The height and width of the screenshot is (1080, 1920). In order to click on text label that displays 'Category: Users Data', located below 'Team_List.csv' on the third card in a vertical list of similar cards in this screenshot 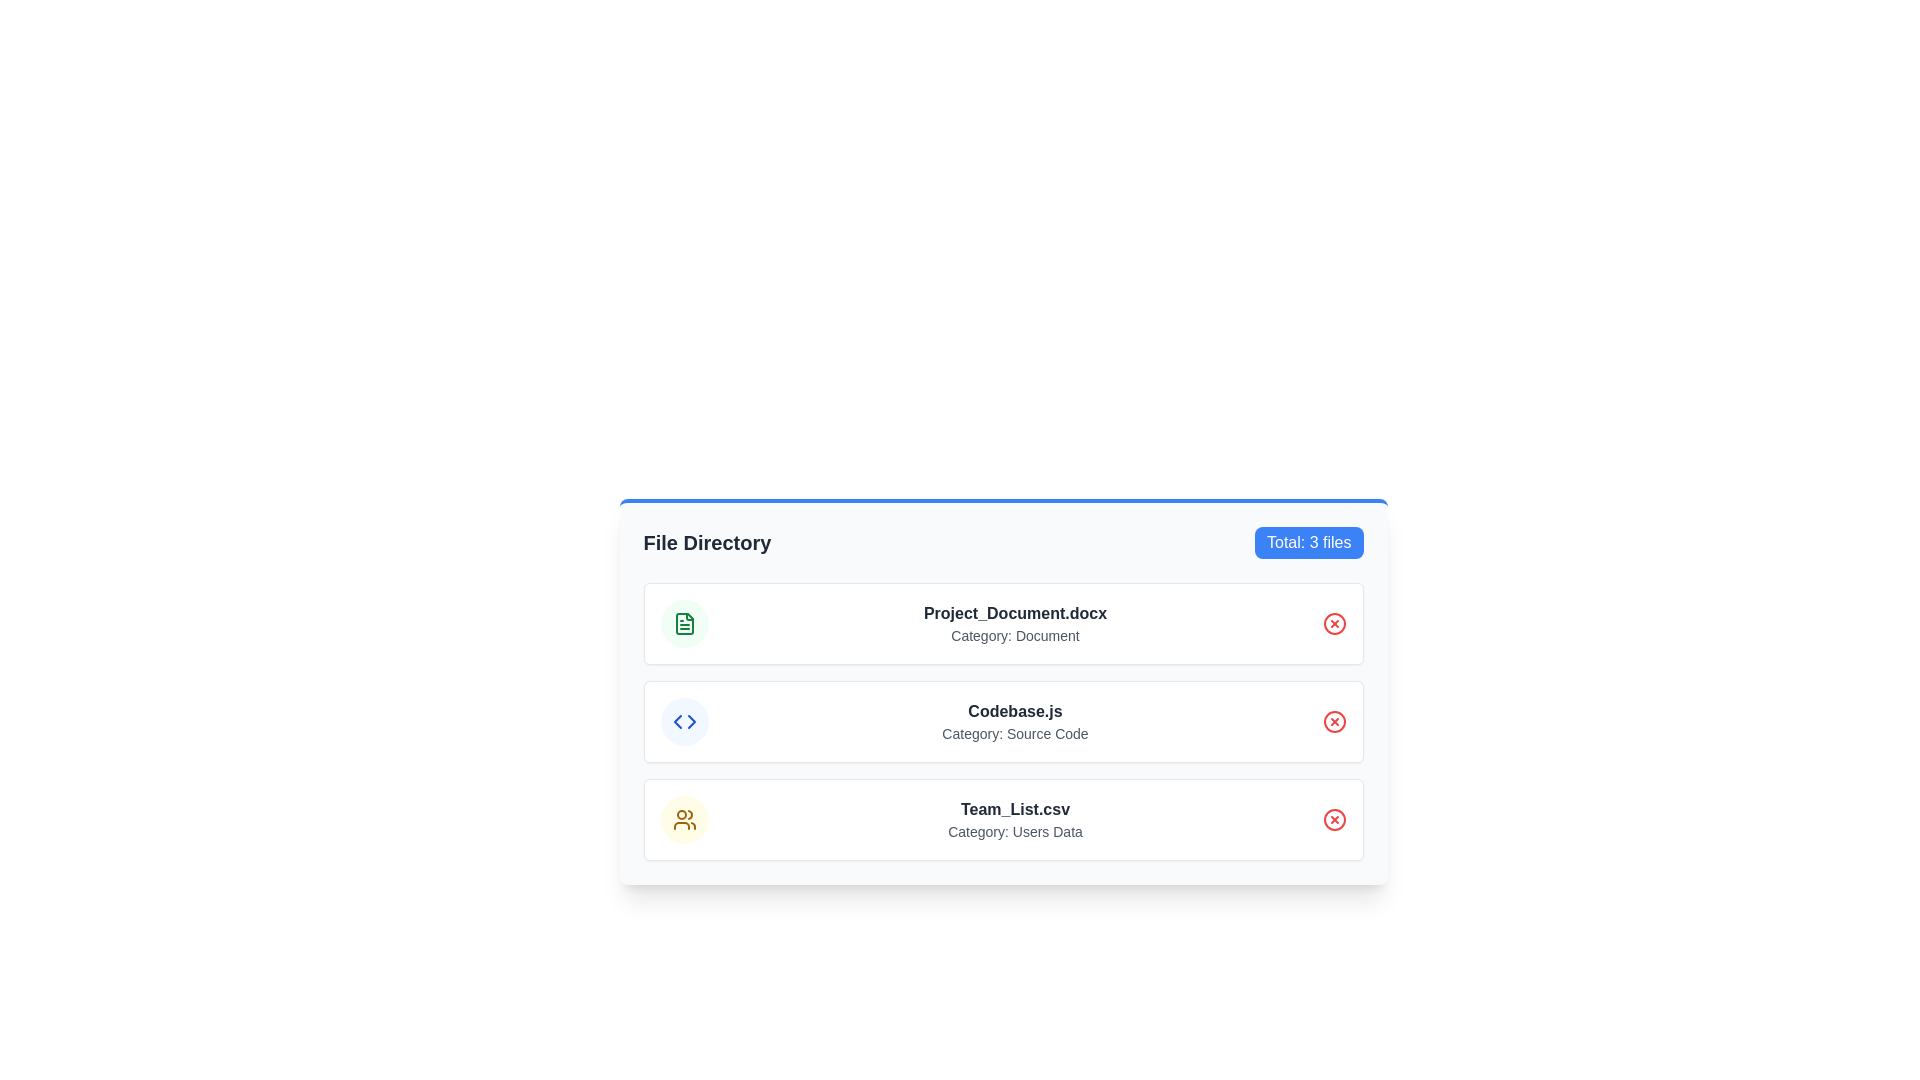, I will do `click(1015, 832)`.